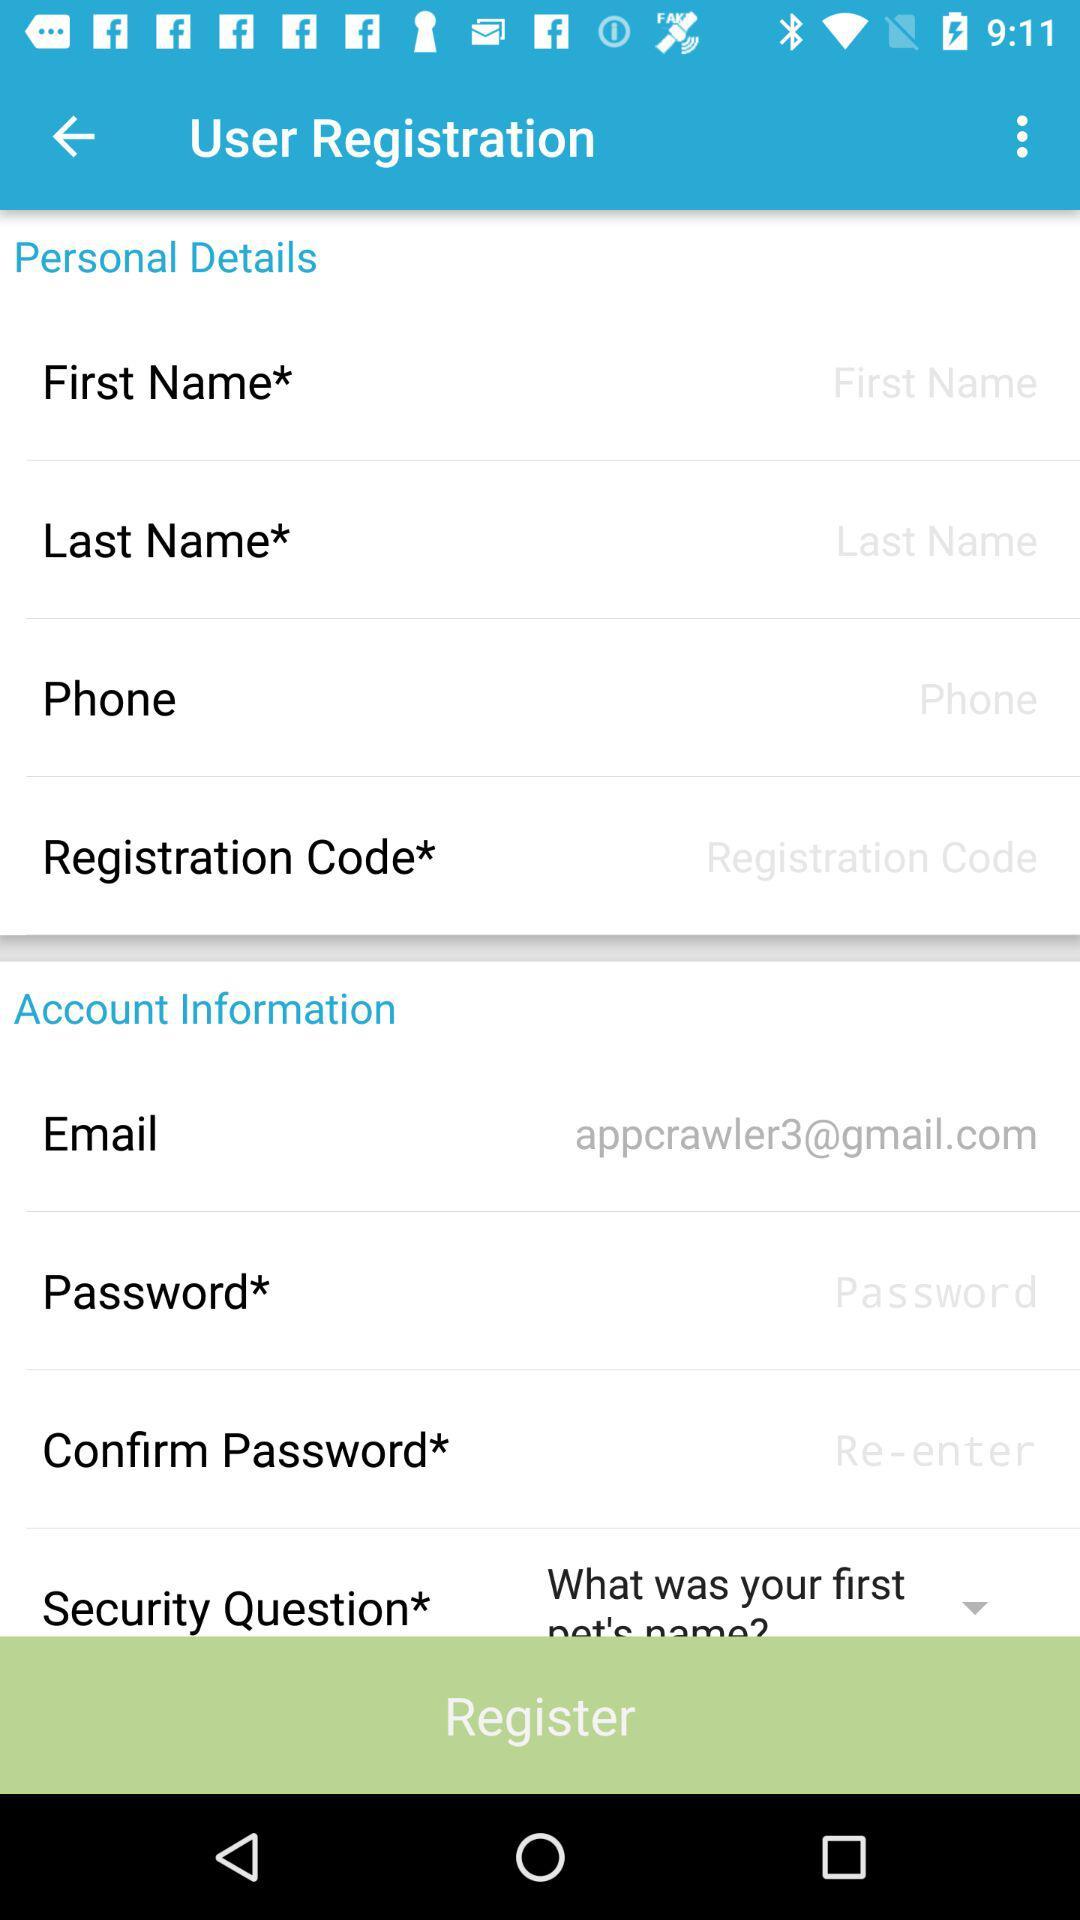  I want to click on name, so click(791, 380).